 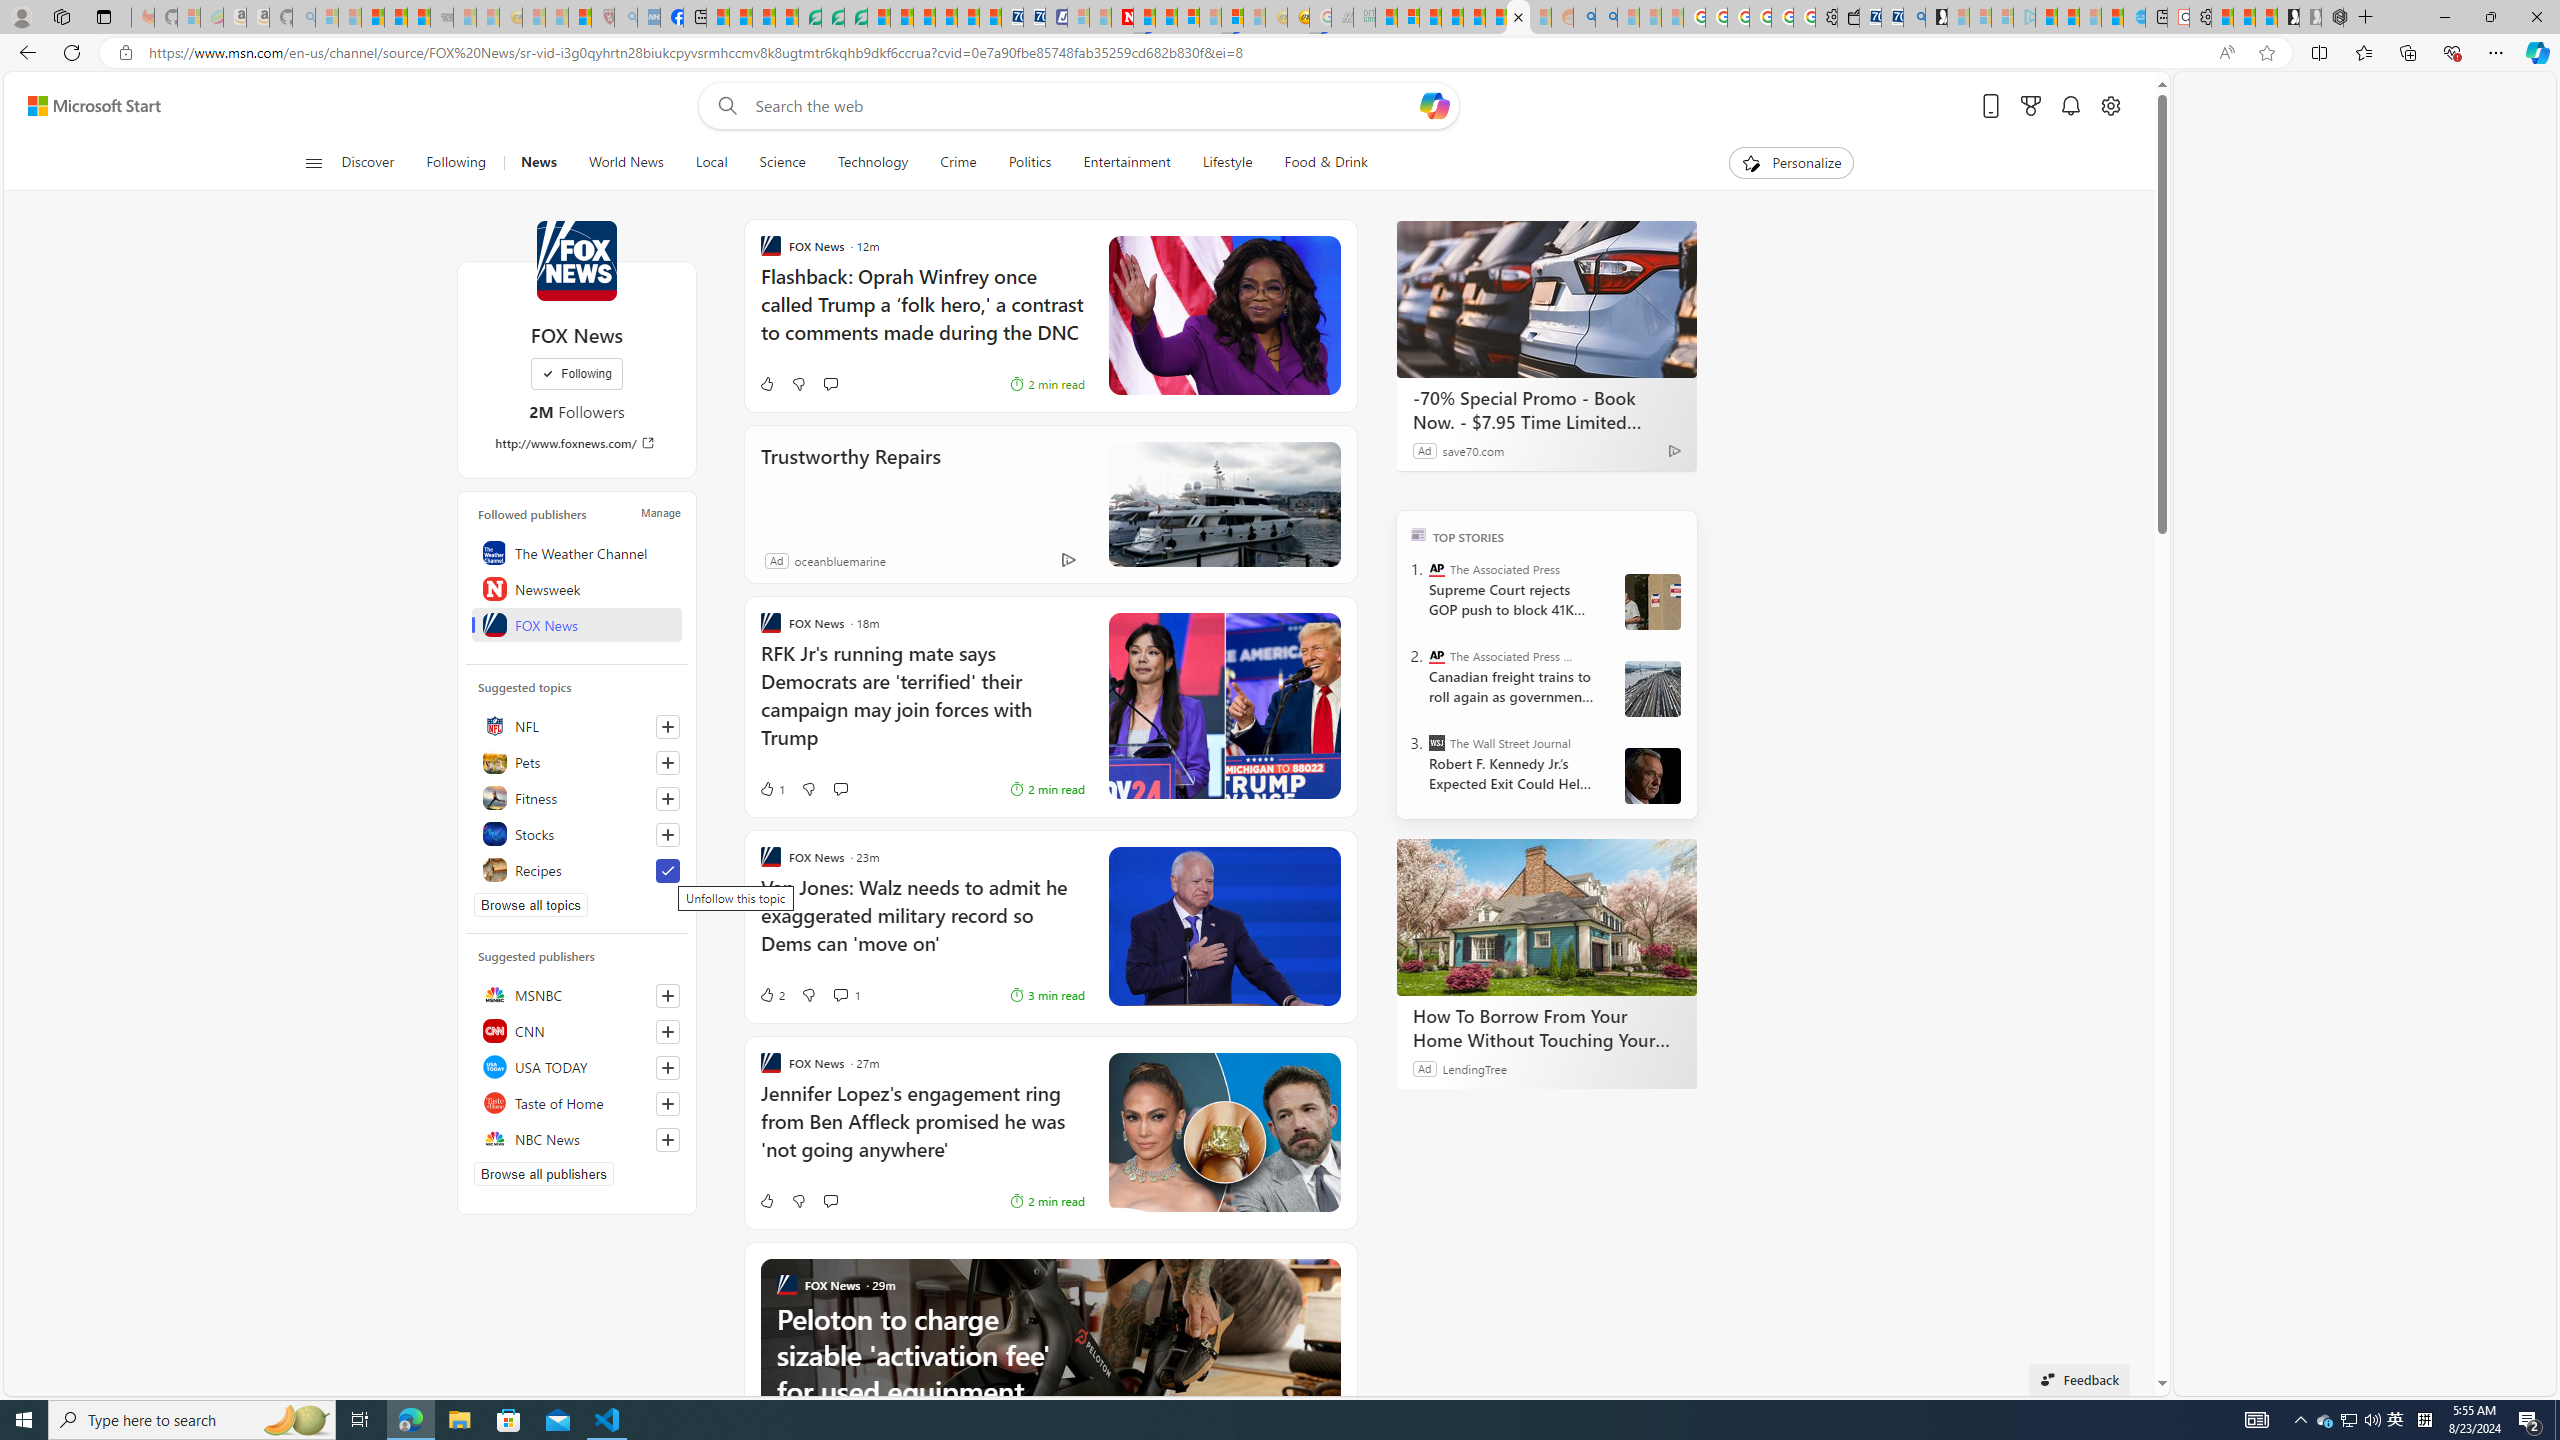 What do you see at coordinates (1418, 532) in the screenshot?
I see `'TOP'` at bounding box center [1418, 532].